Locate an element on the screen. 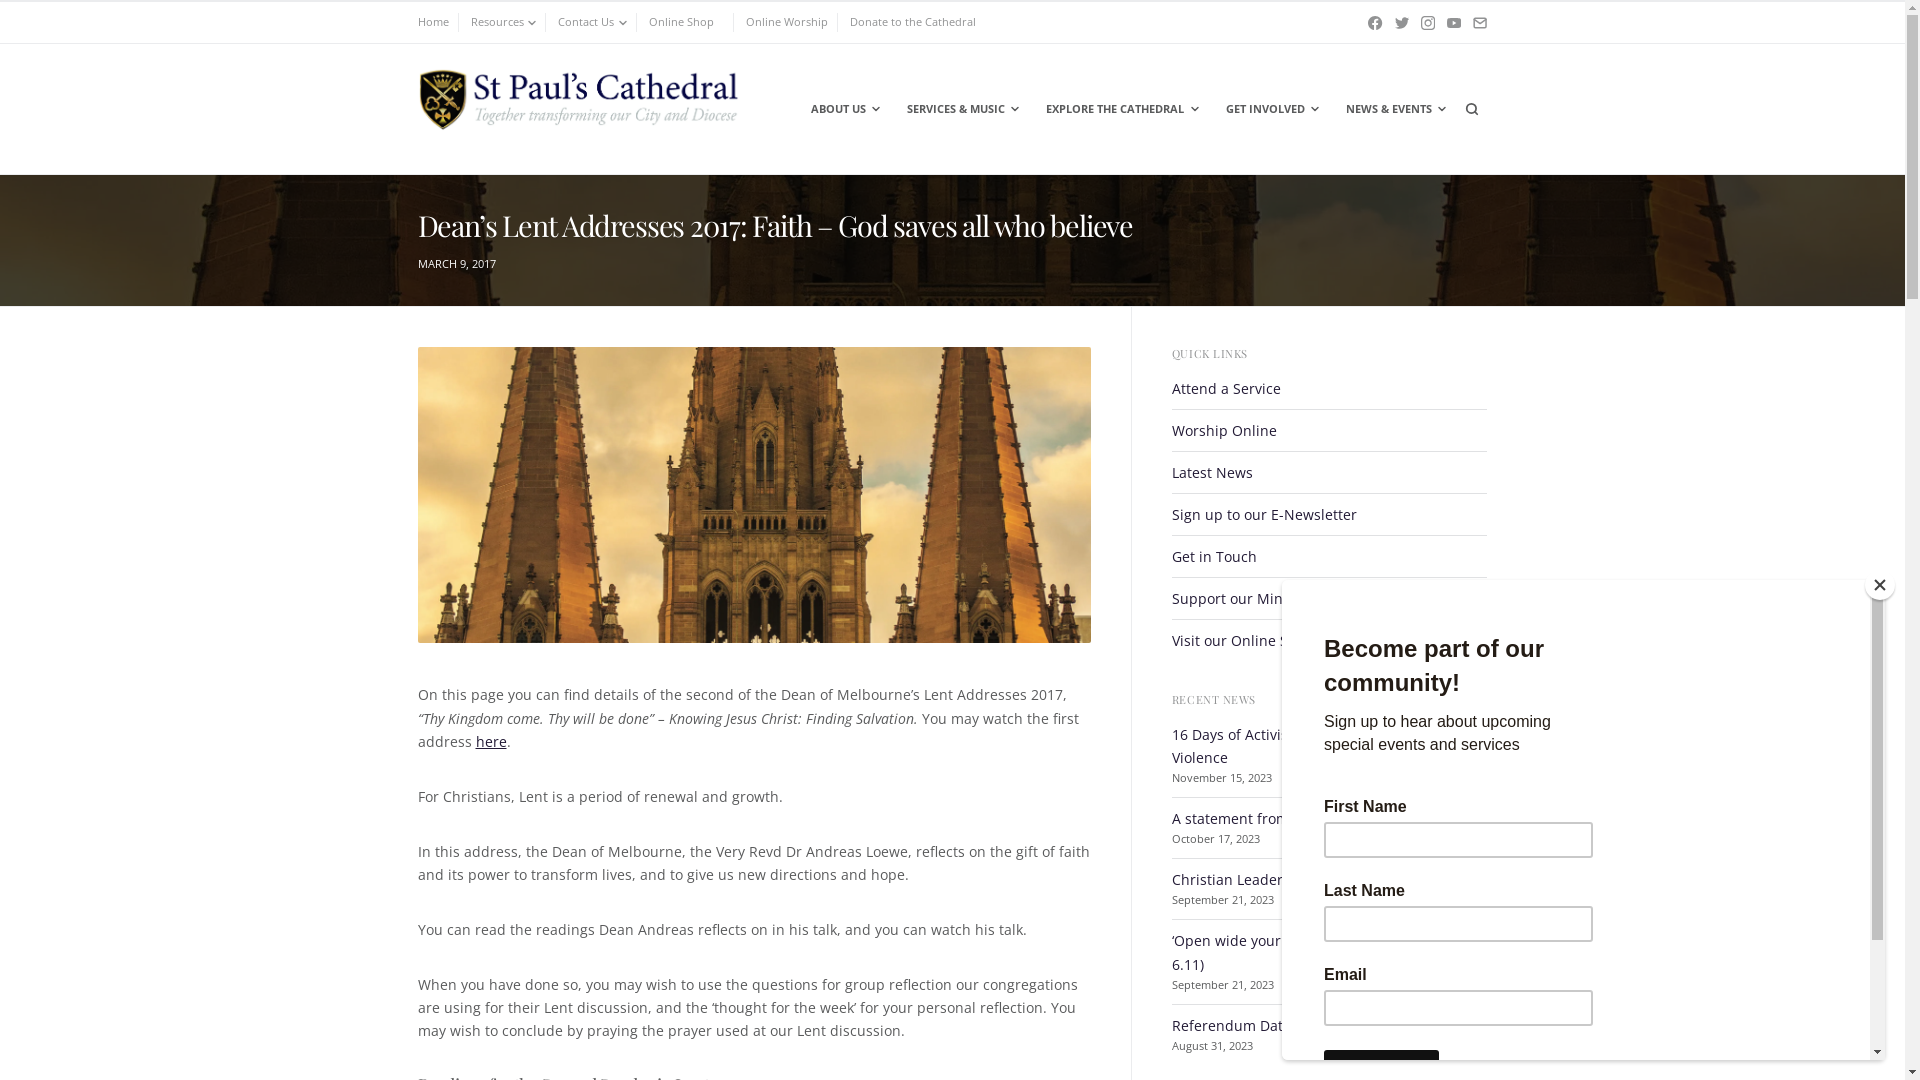 This screenshot has width=1920, height=1080. 'NEWS & EVENTS' is located at coordinates (1393, 108).